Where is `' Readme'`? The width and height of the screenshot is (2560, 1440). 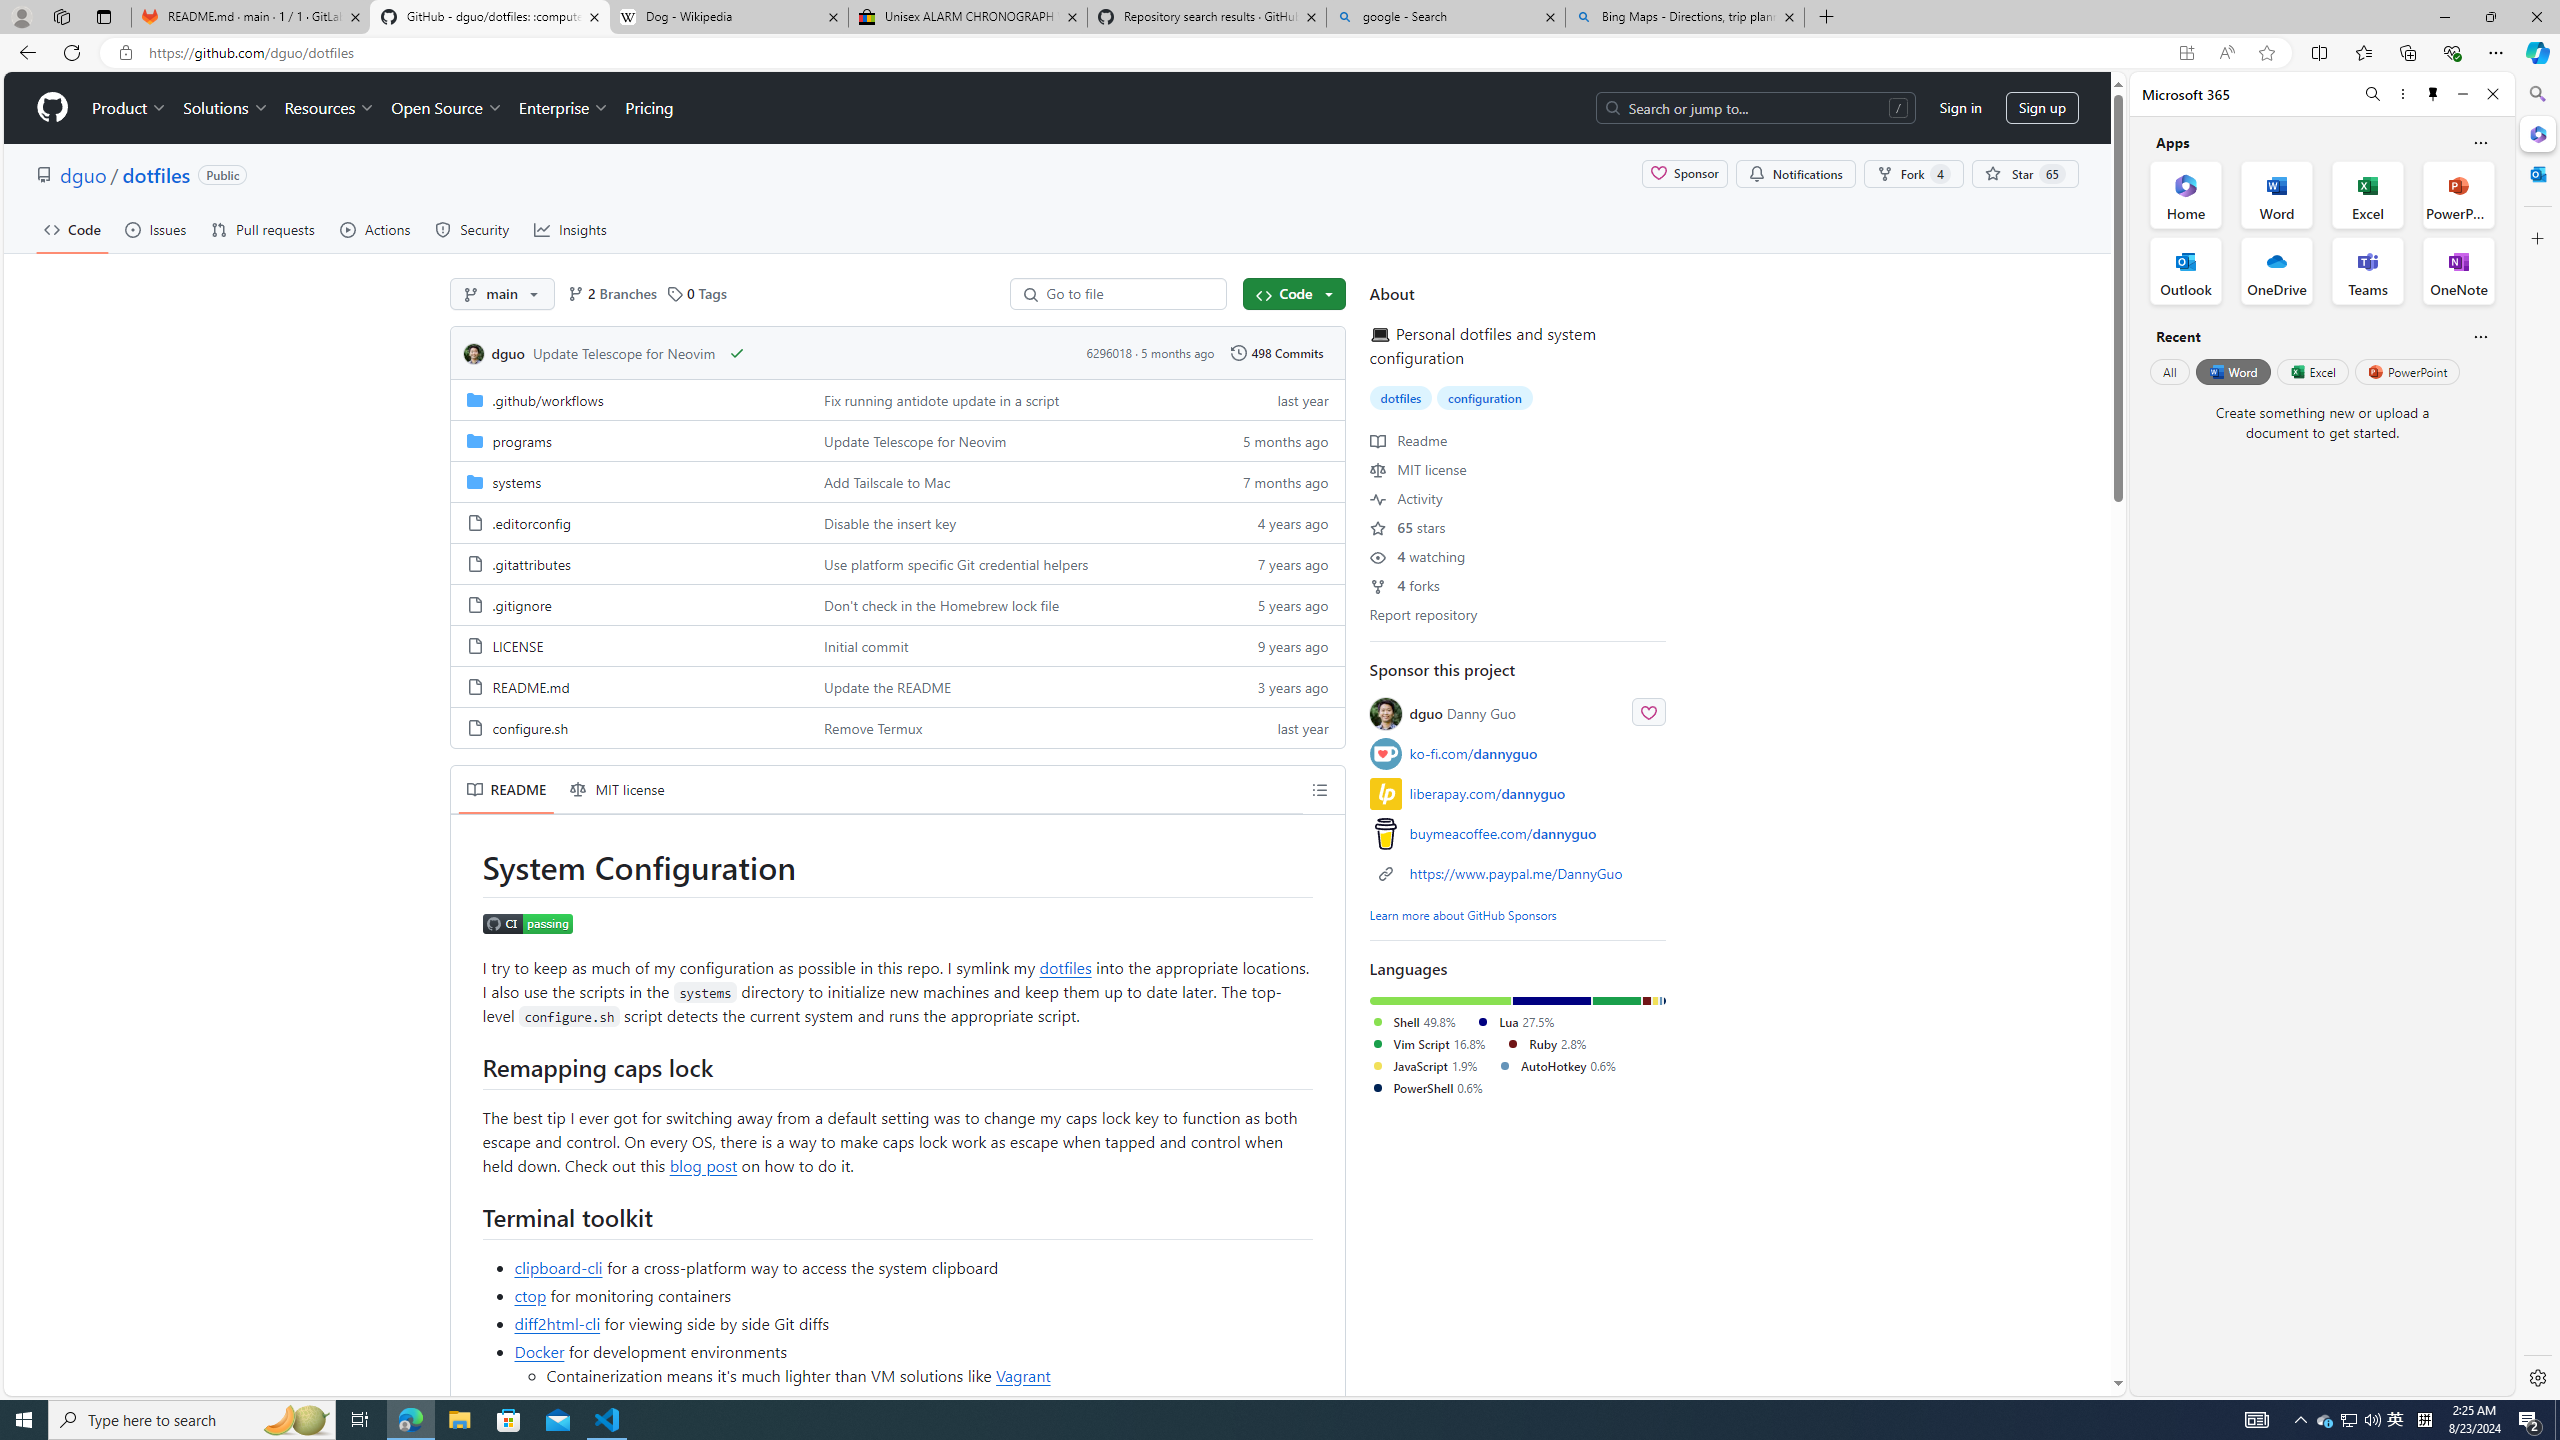 ' Readme' is located at coordinates (1409, 438).